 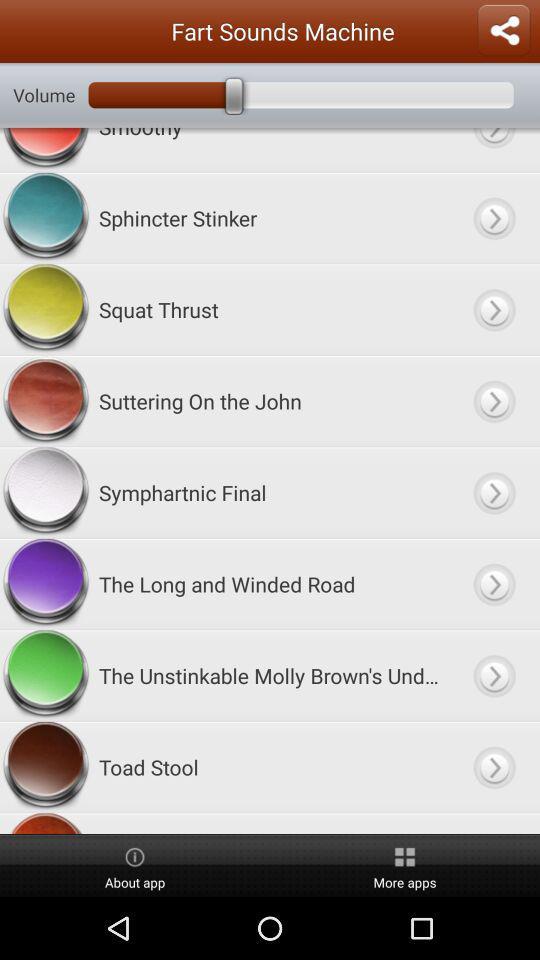 What do you see at coordinates (269, 149) in the screenshot?
I see `the smoothy app` at bounding box center [269, 149].